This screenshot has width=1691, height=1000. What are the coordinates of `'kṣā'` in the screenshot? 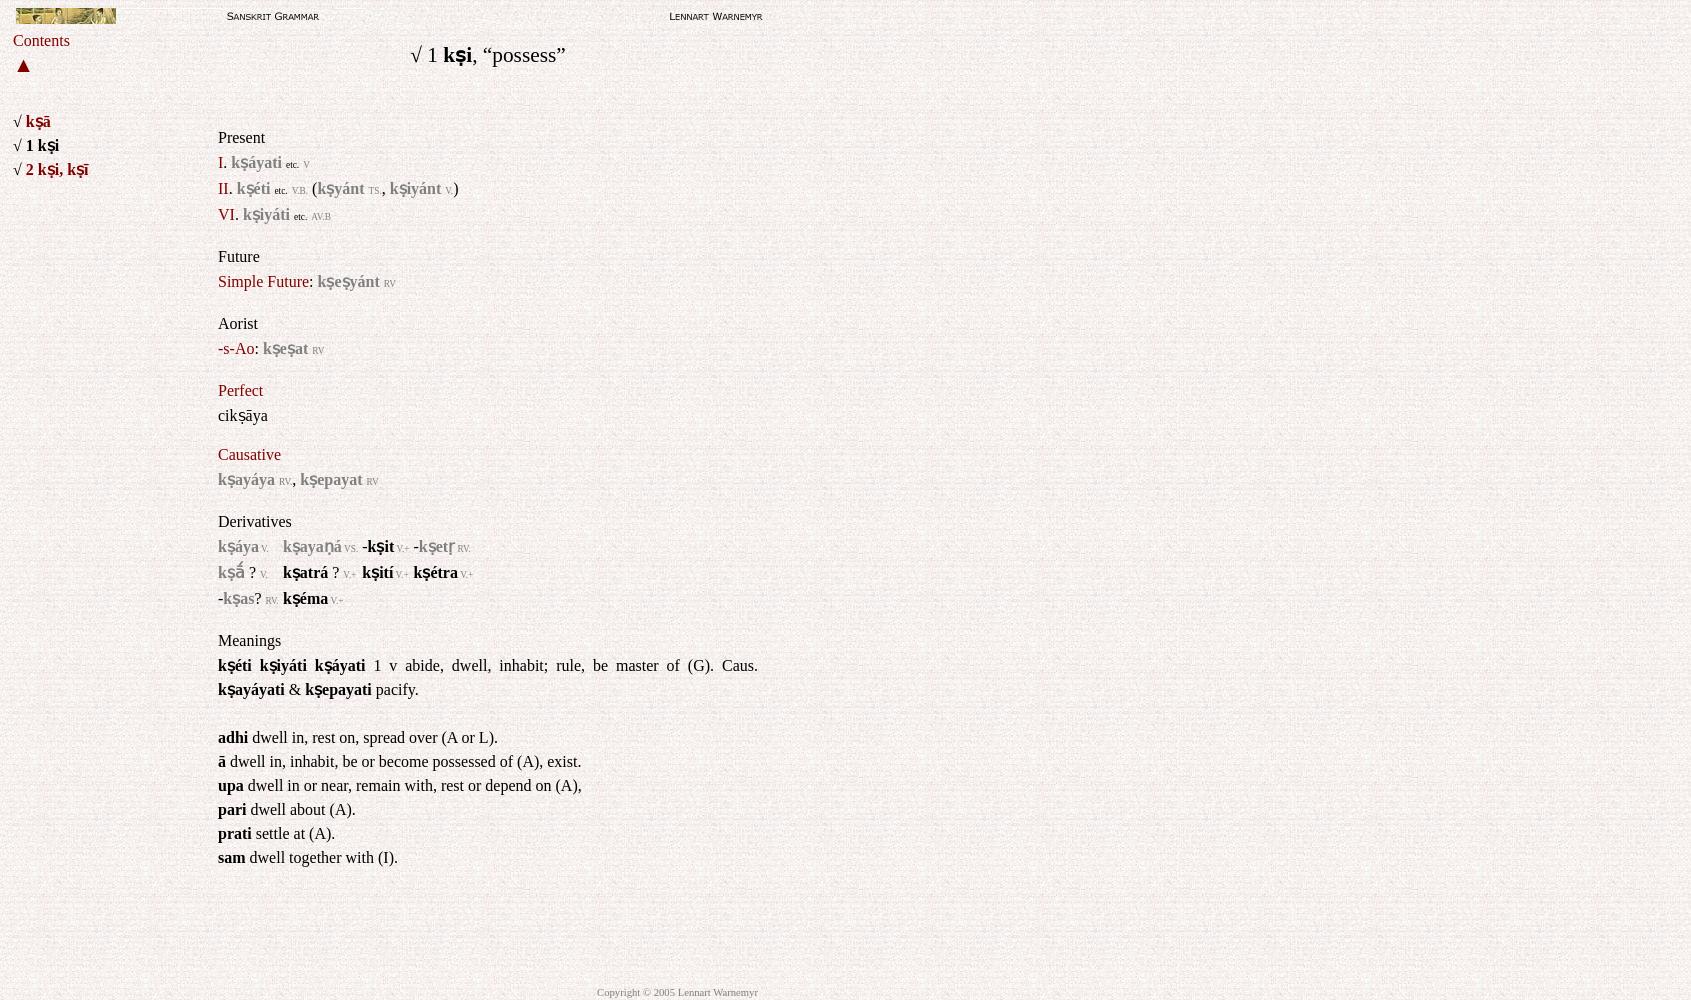 It's located at (24, 120).